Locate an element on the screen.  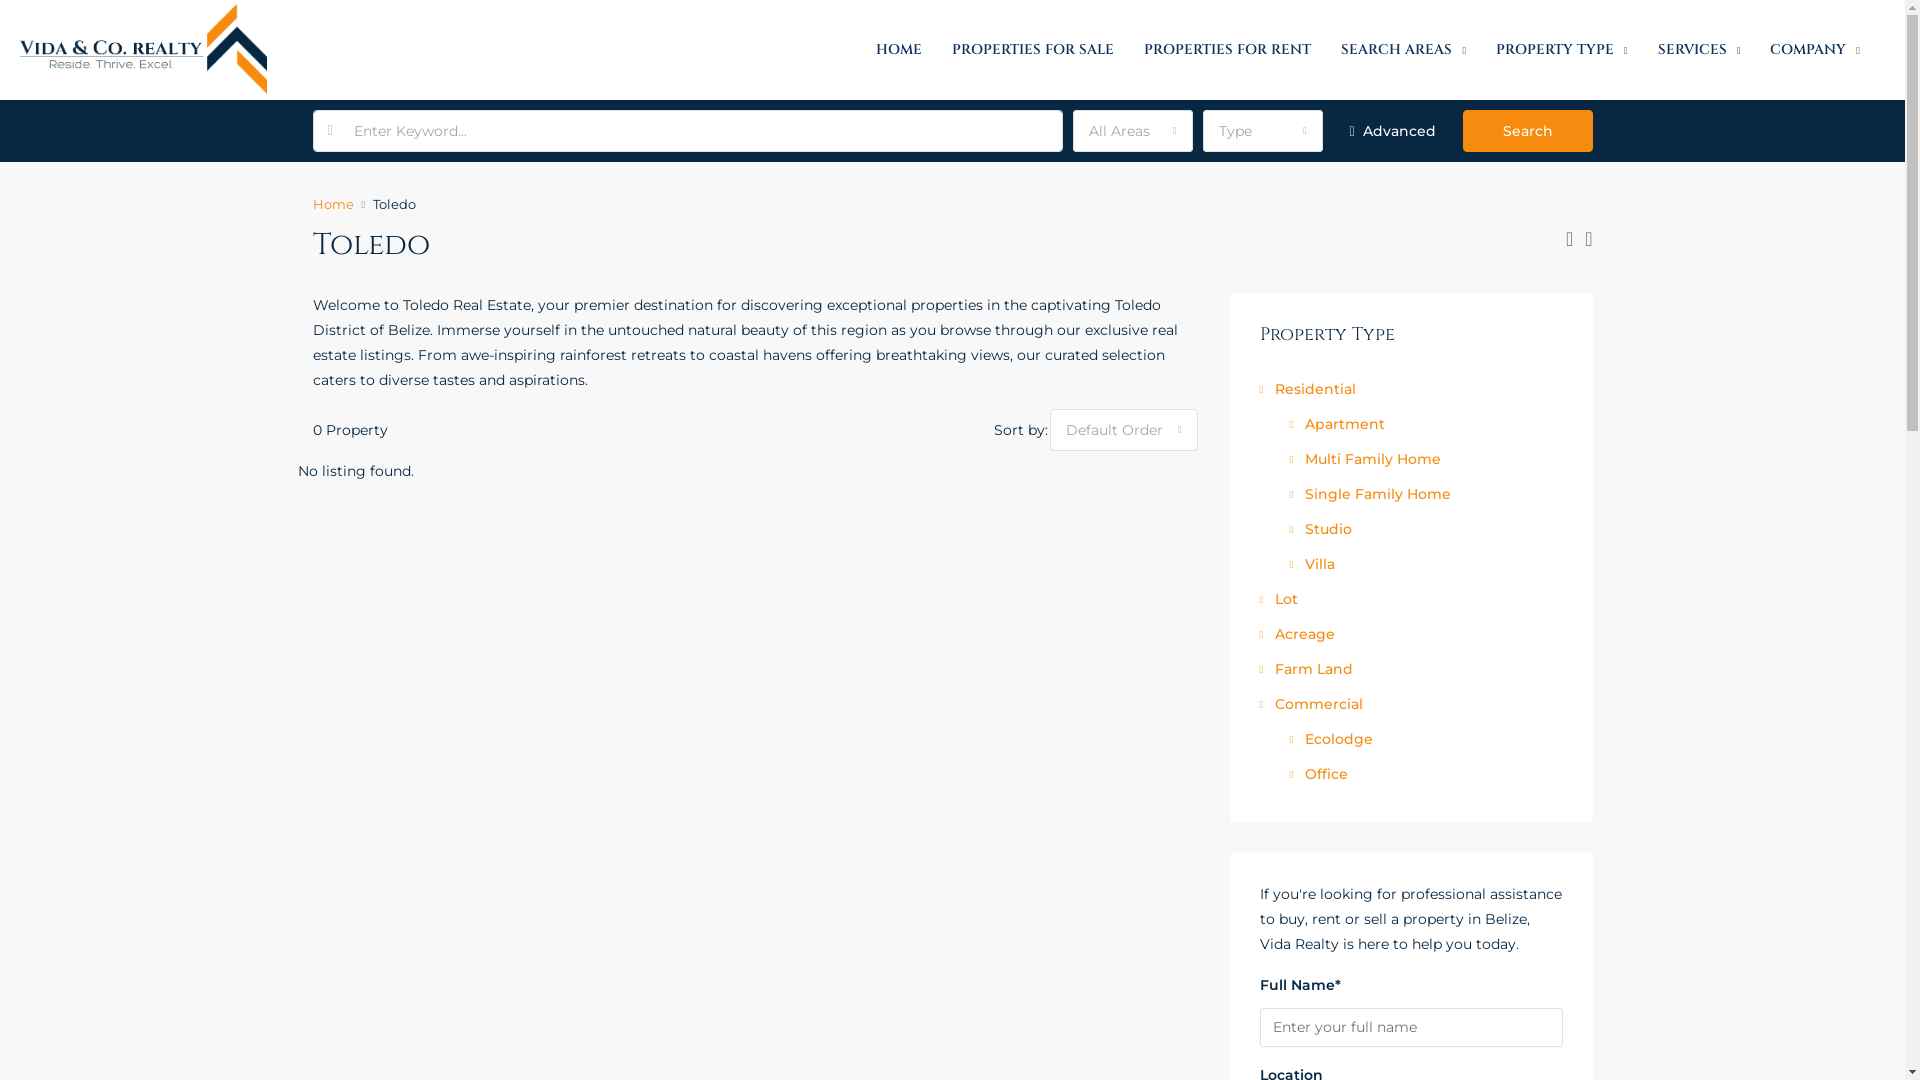
'Type' is located at coordinates (1261, 131).